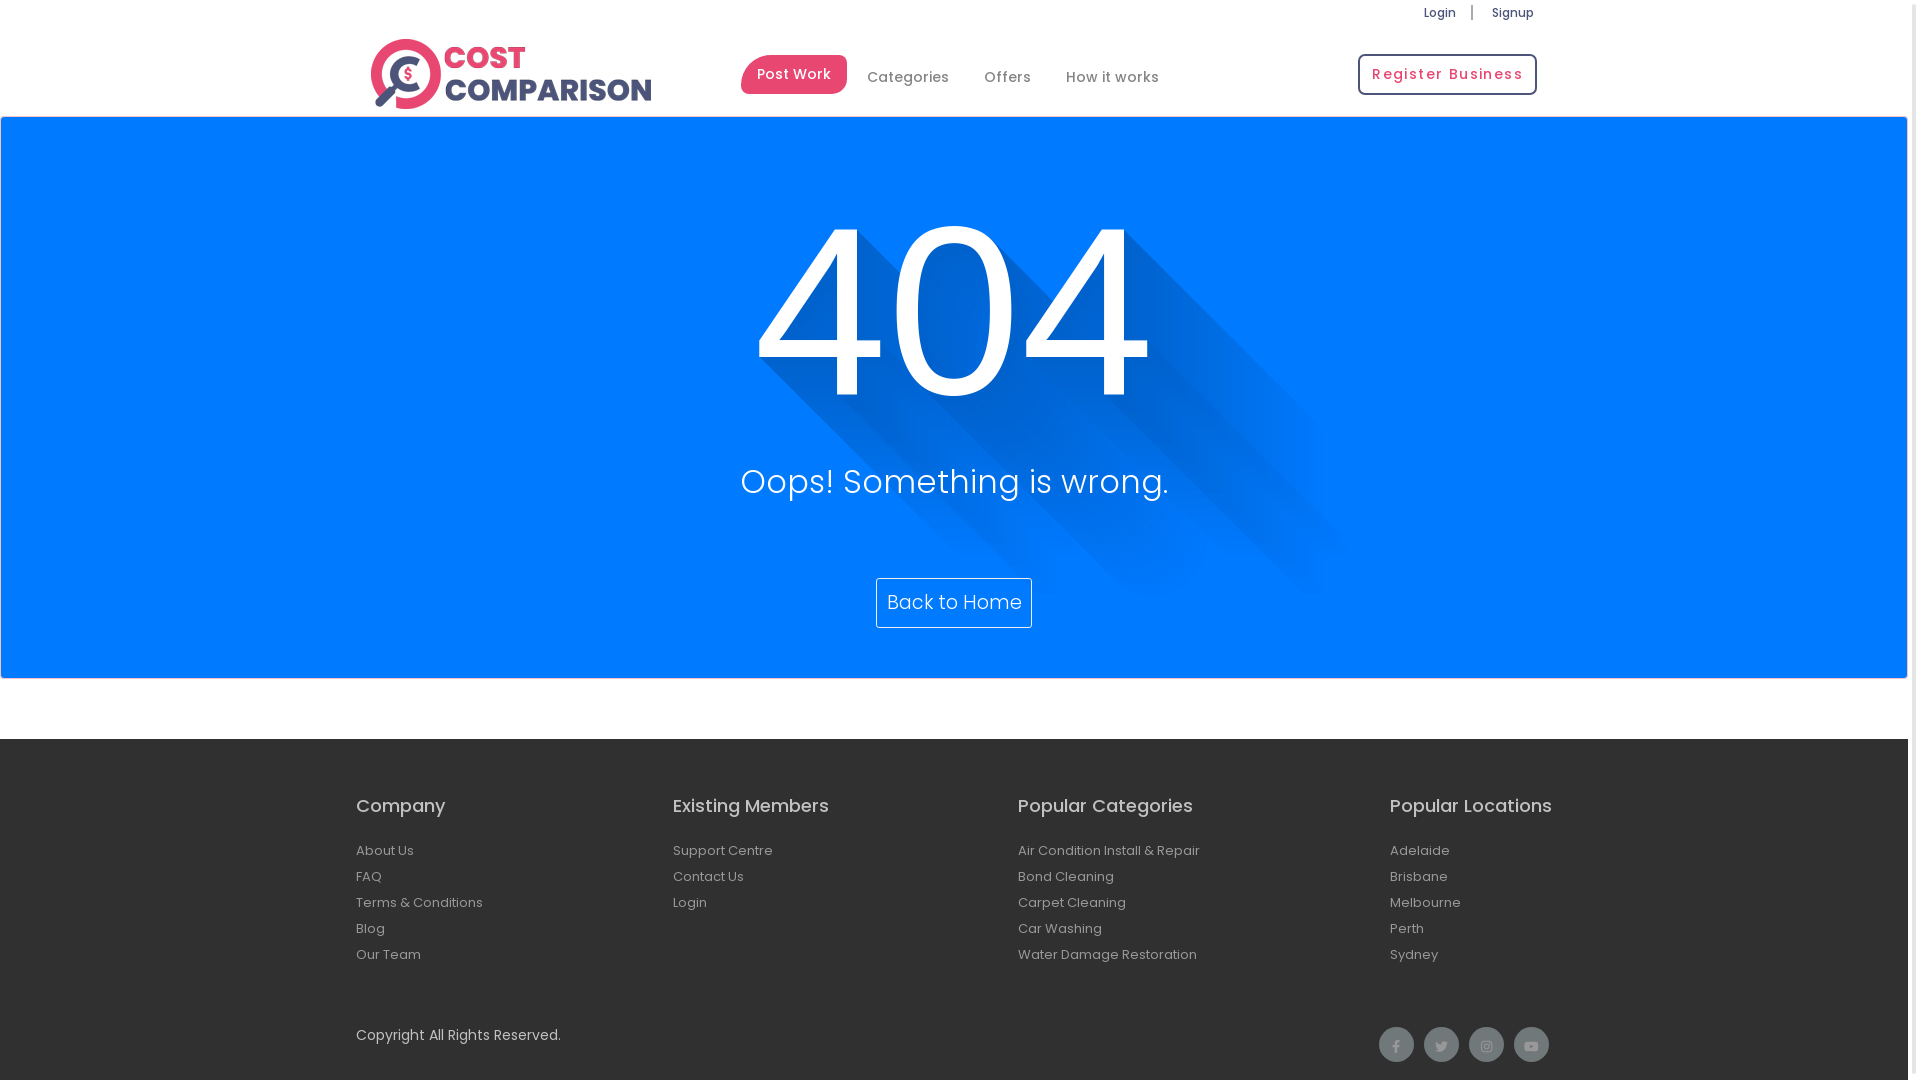 Image resolution: width=1920 pixels, height=1080 pixels. Describe the element at coordinates (1512, 12) in the screenshot. I see `'Signup'` at that location.